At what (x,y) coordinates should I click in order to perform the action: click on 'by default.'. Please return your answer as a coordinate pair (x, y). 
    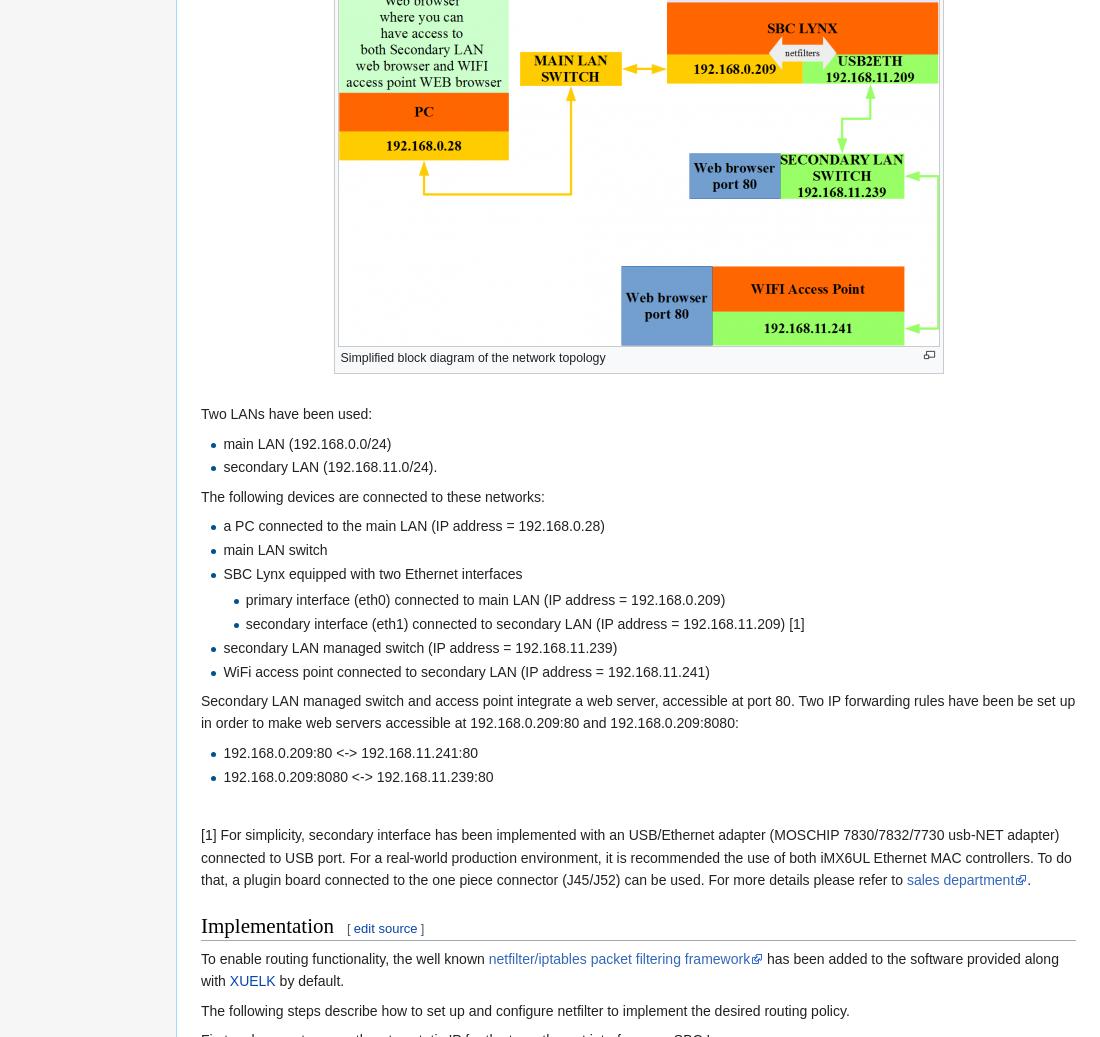
    Looking at the image, I should click on (308, 981).